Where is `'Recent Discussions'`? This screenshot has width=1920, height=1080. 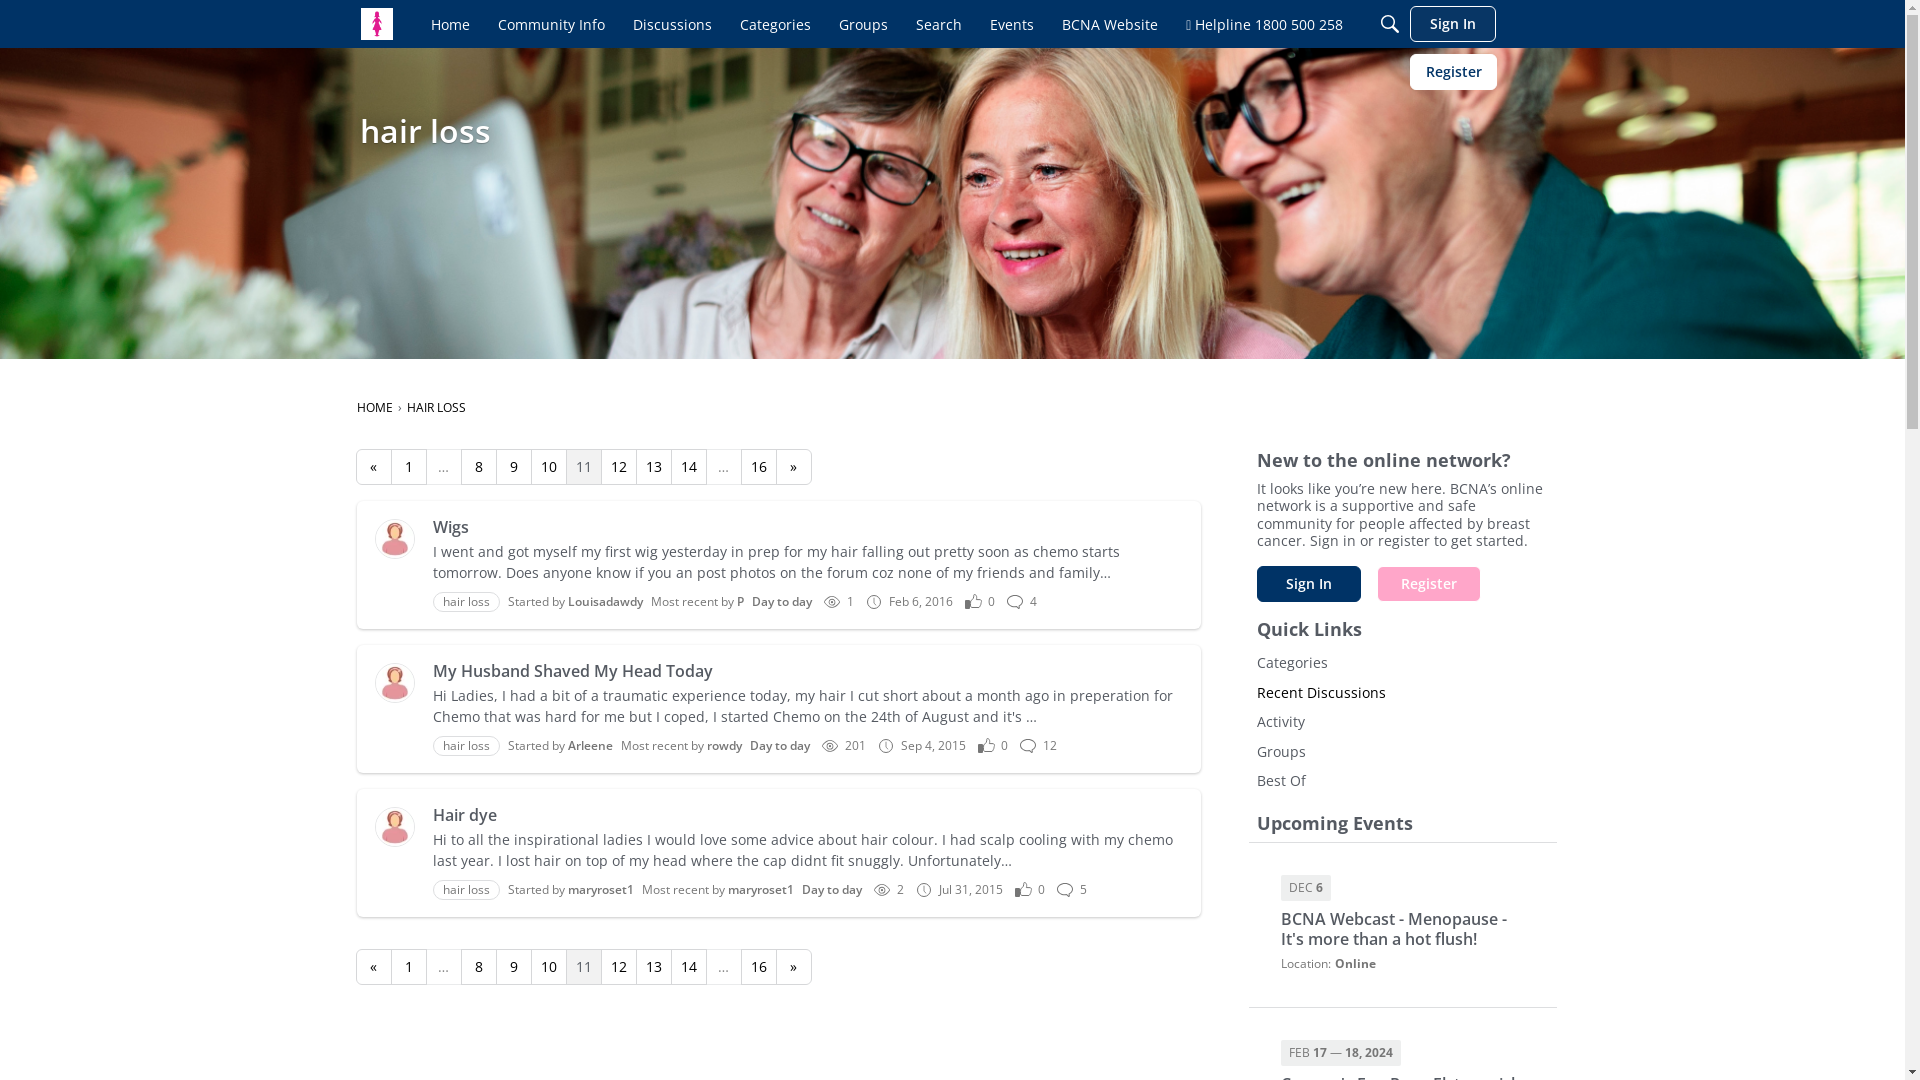
'Recent Discussions' is located at coordinates (1400, 692).